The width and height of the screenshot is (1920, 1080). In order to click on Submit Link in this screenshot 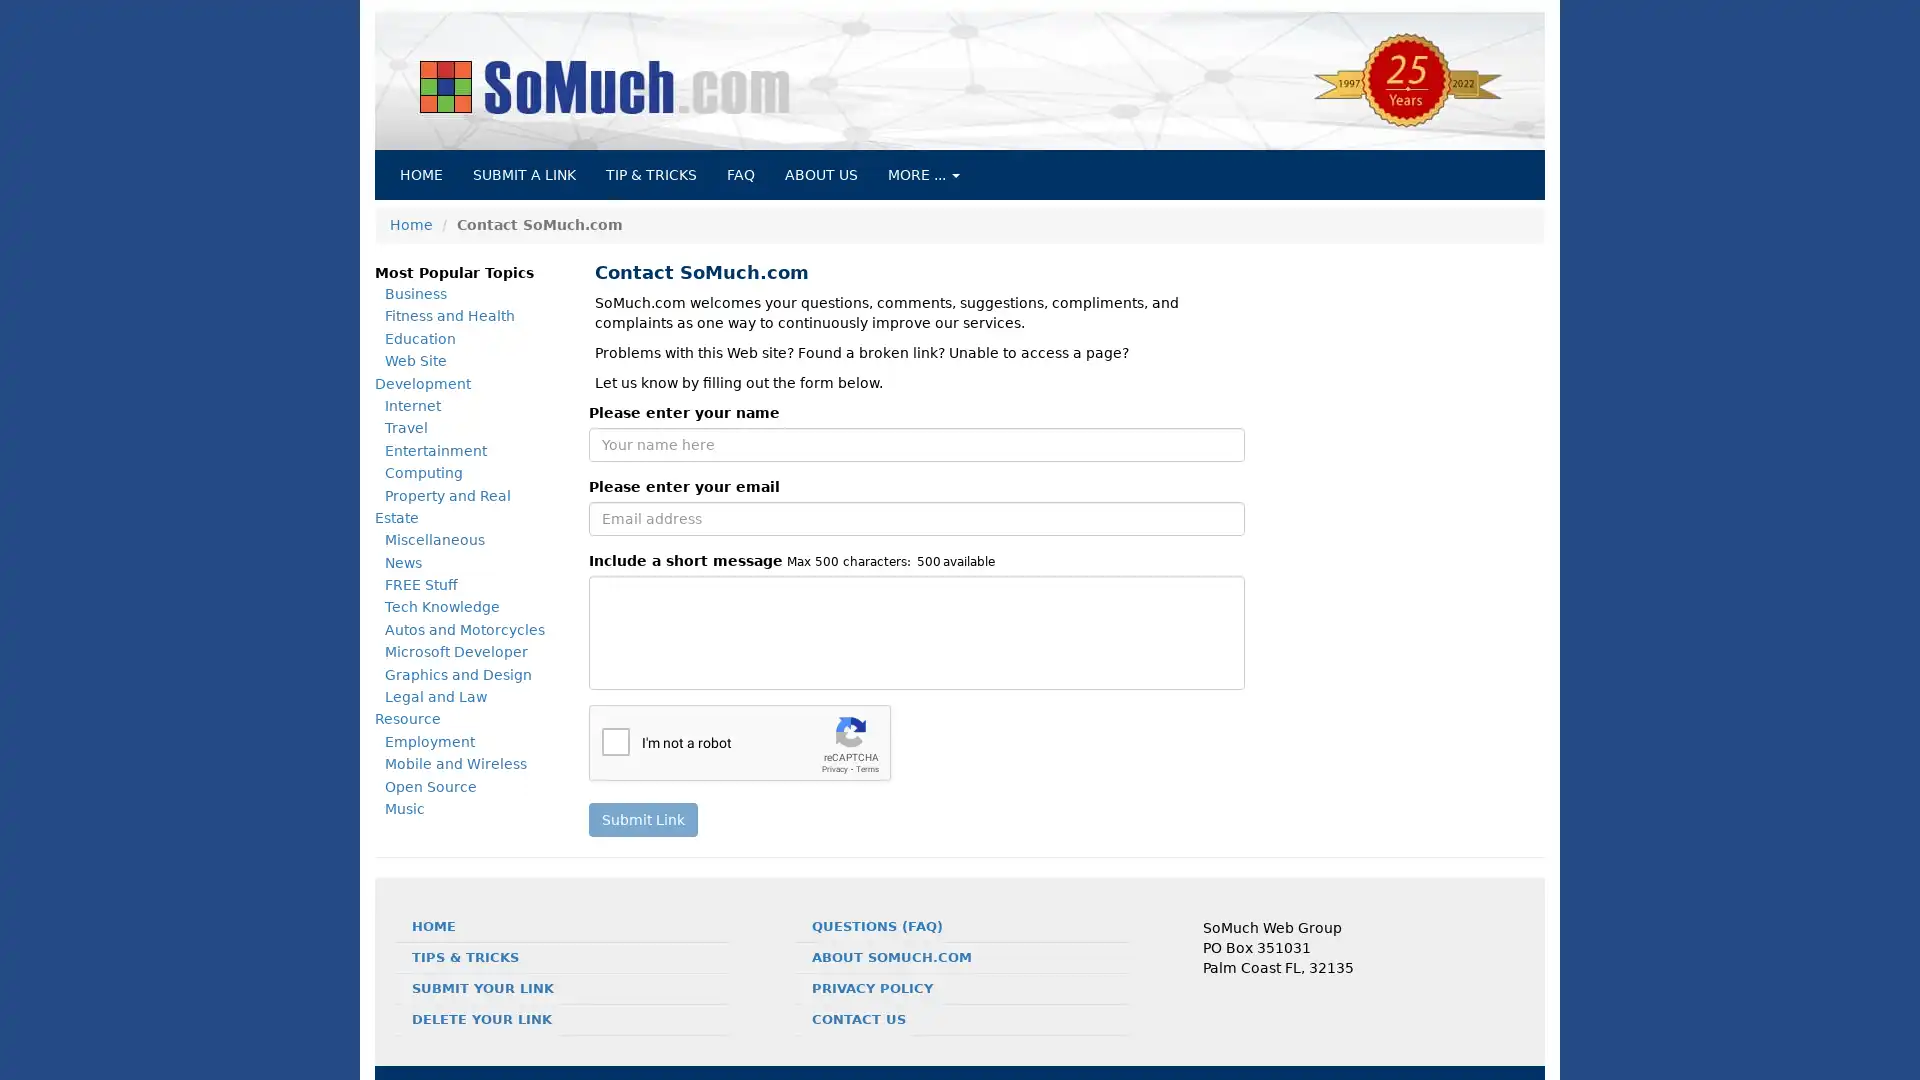, I will do `click(643, 820)`.